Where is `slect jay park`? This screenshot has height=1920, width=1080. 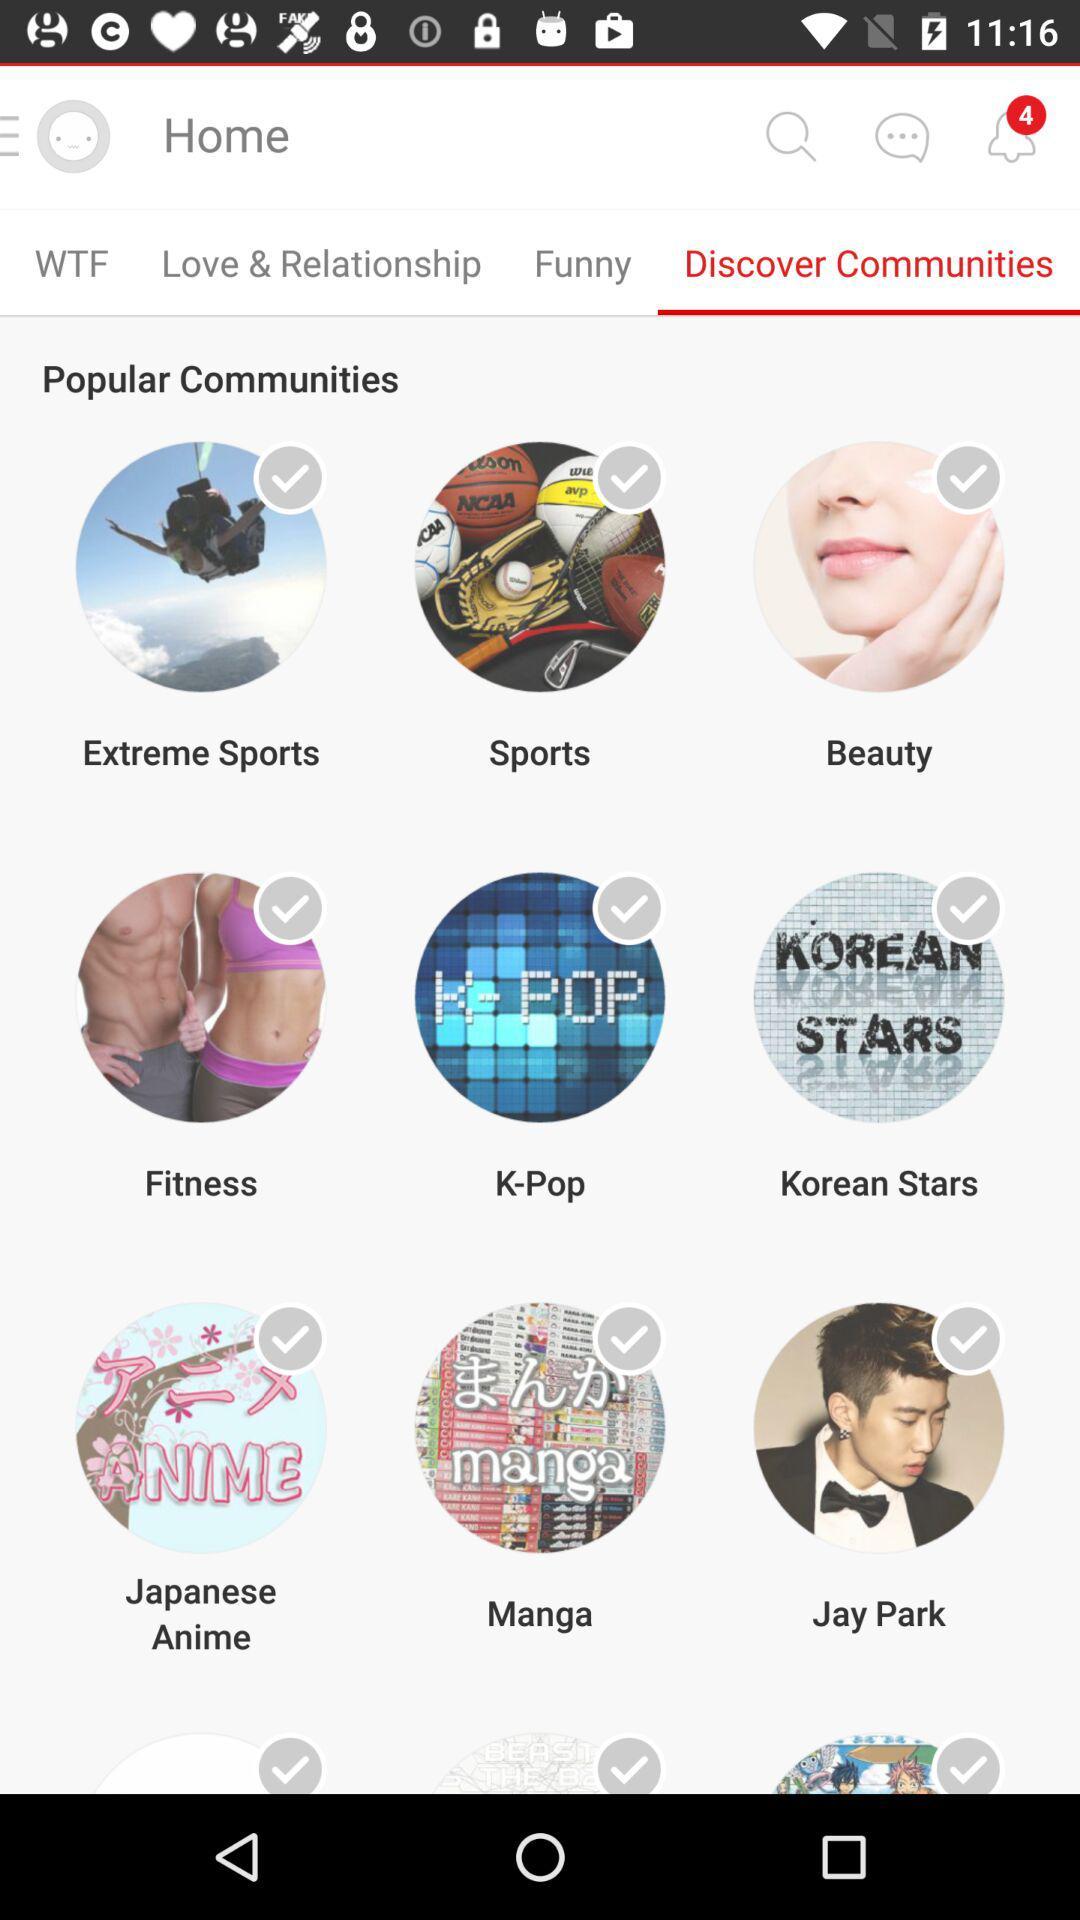 slect jay park is located at coordinates (967, 1338).